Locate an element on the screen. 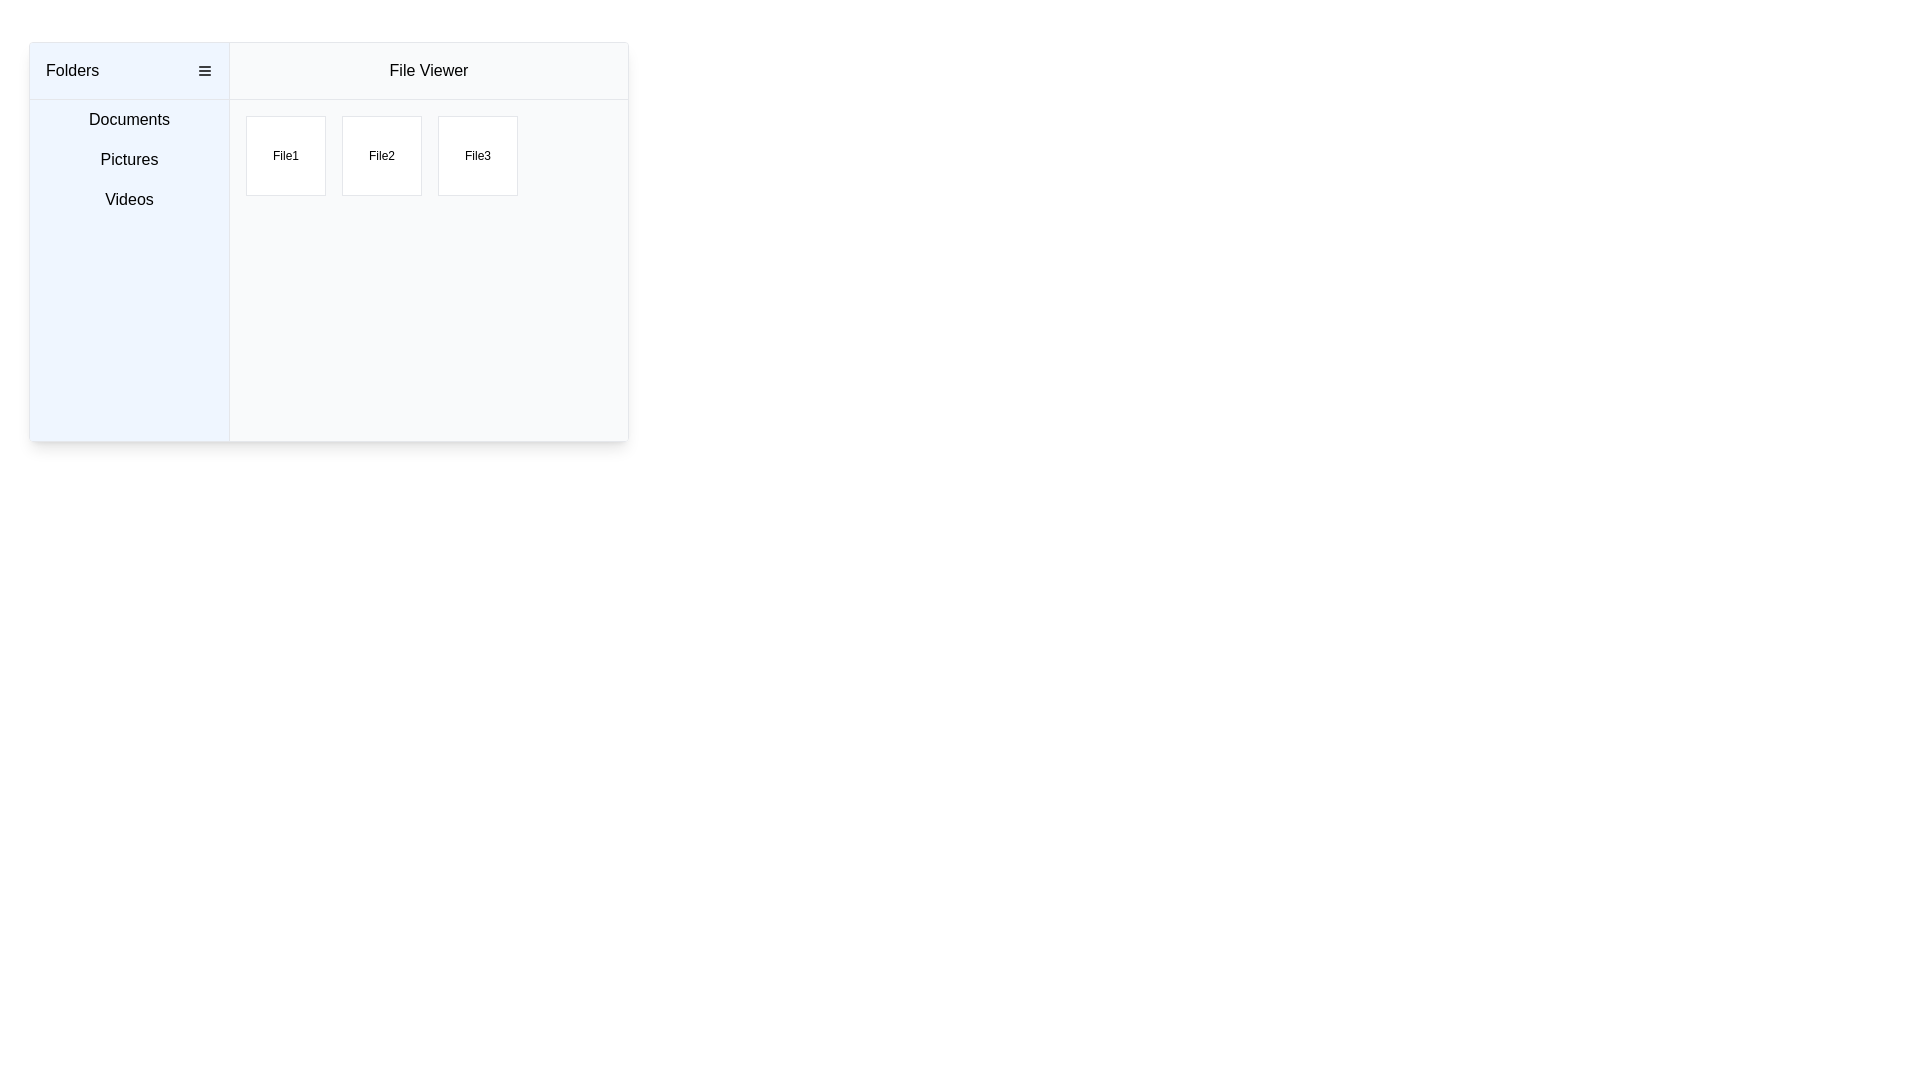 This screenshot has width=1920, height=1080. the static text label that reads 'File3', which is displayed in the third box of a grid under the 'File Viewer' header is located at coordinates (477, 154).